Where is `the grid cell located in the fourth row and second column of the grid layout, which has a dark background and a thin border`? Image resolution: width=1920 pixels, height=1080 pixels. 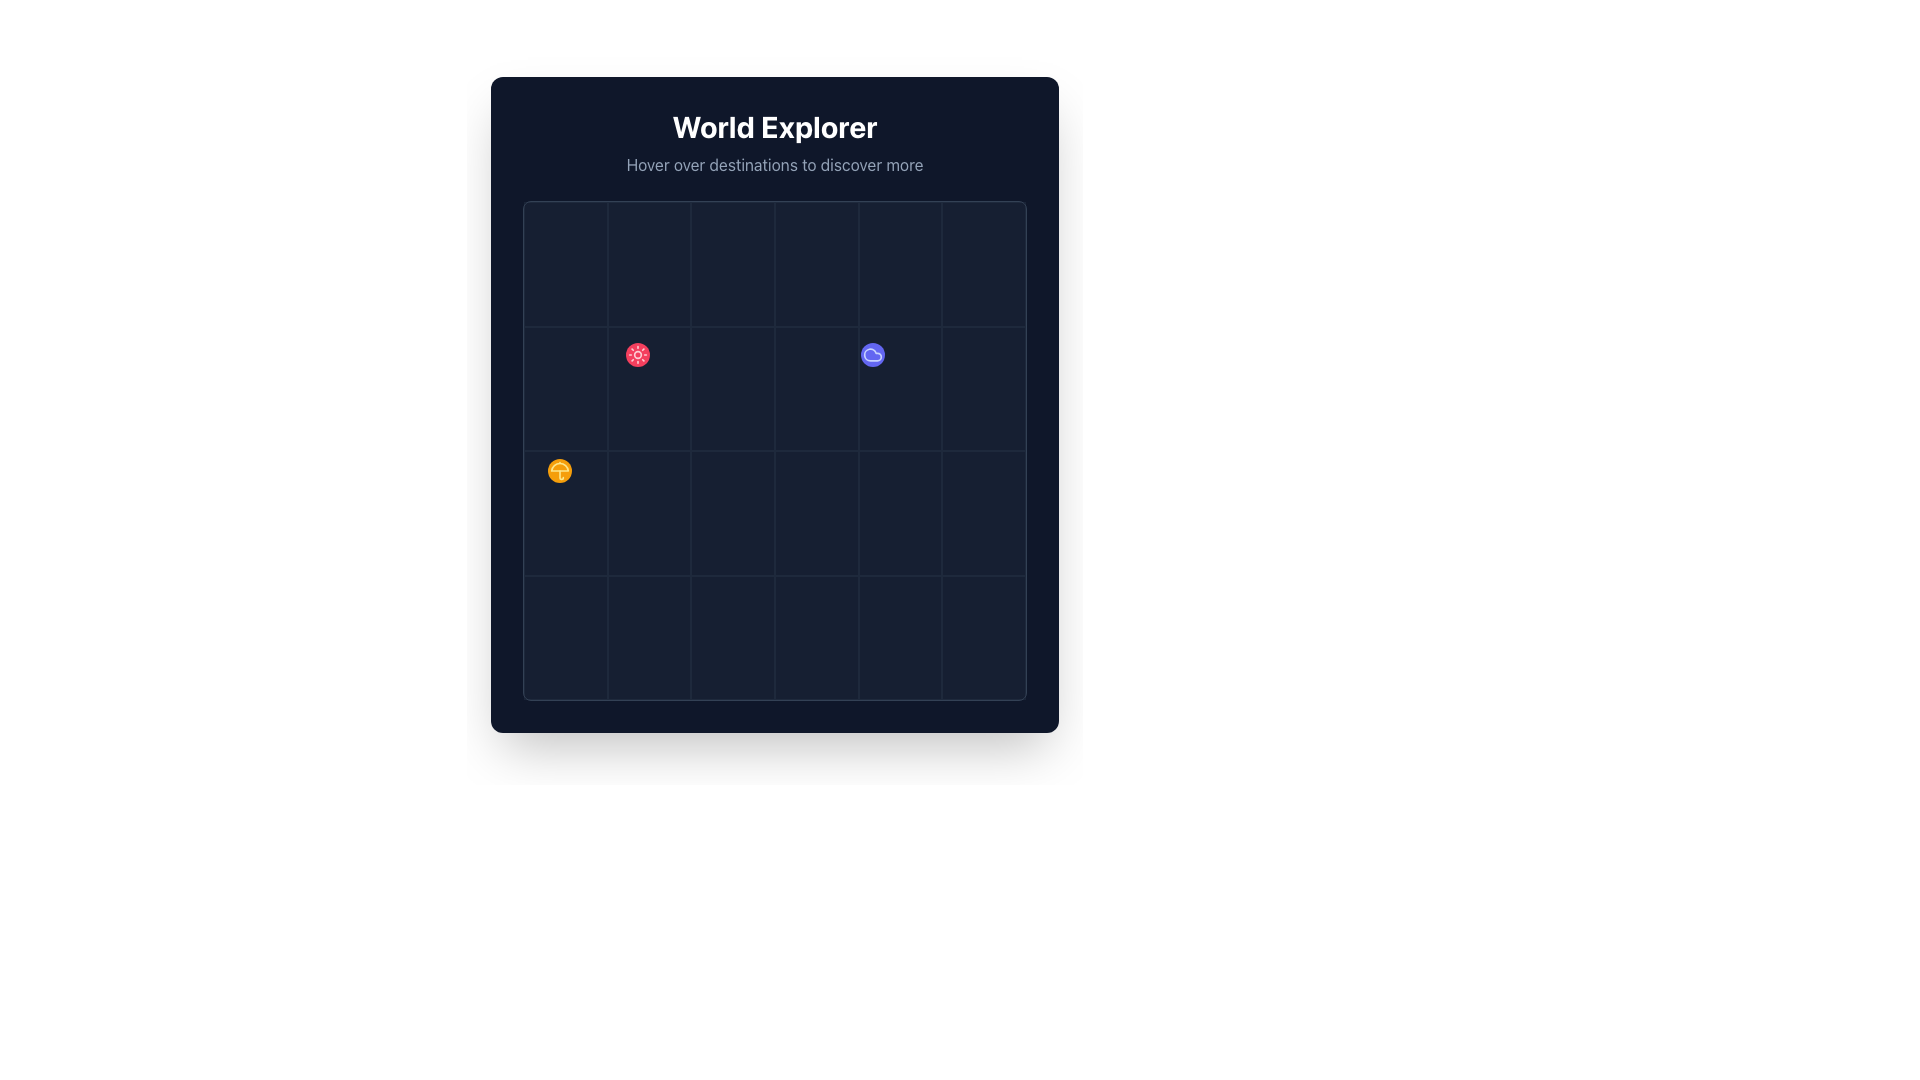
the grid cell located in the fourth row and second column of the grid layout, which has a dark background and a thin border is located at coordinates (649, 637).